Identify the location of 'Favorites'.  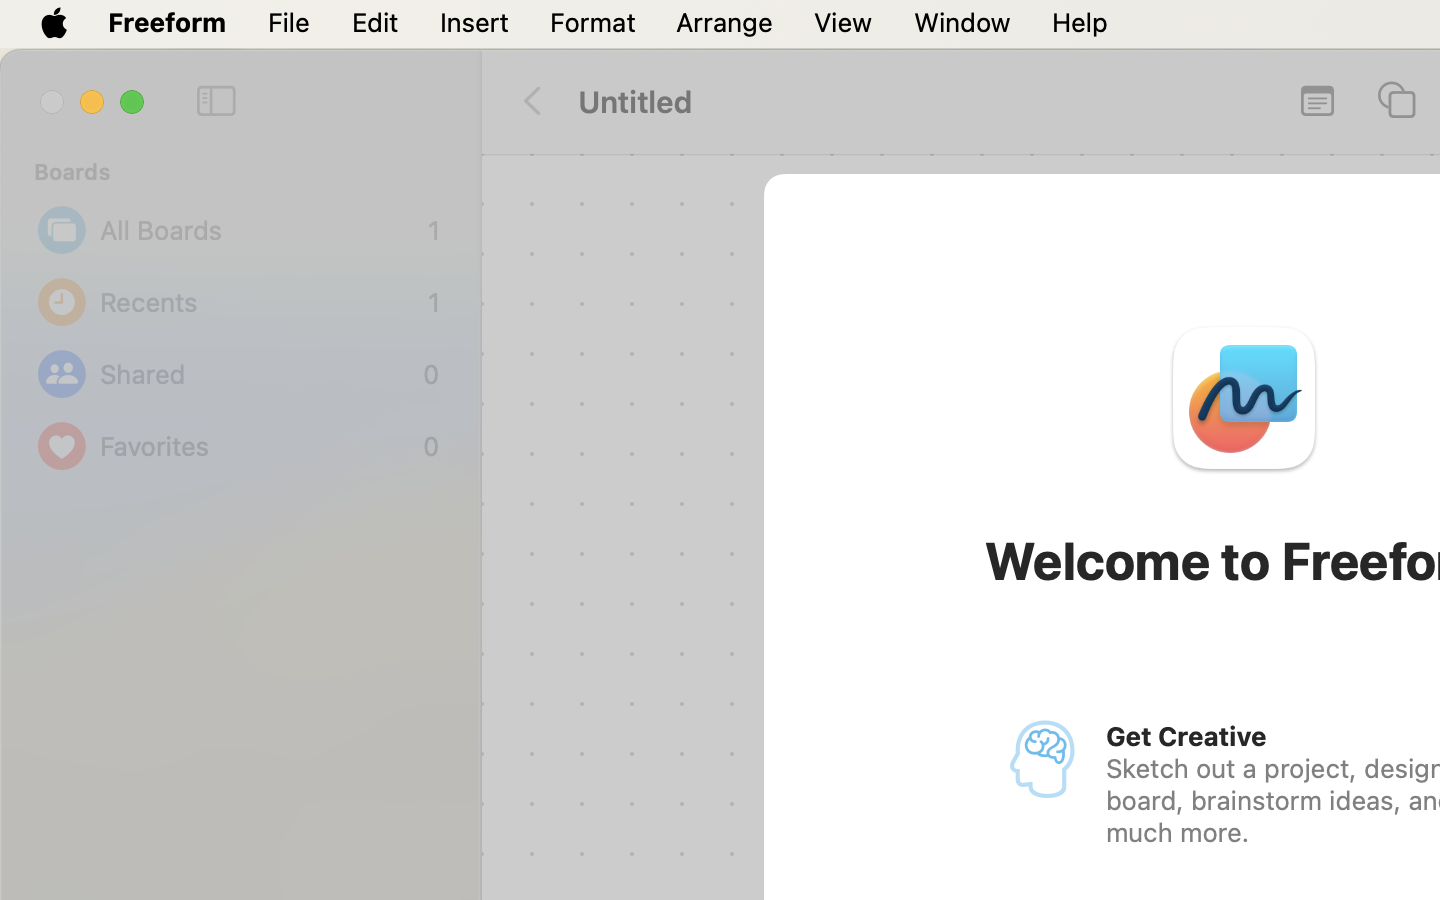
(255, 446).